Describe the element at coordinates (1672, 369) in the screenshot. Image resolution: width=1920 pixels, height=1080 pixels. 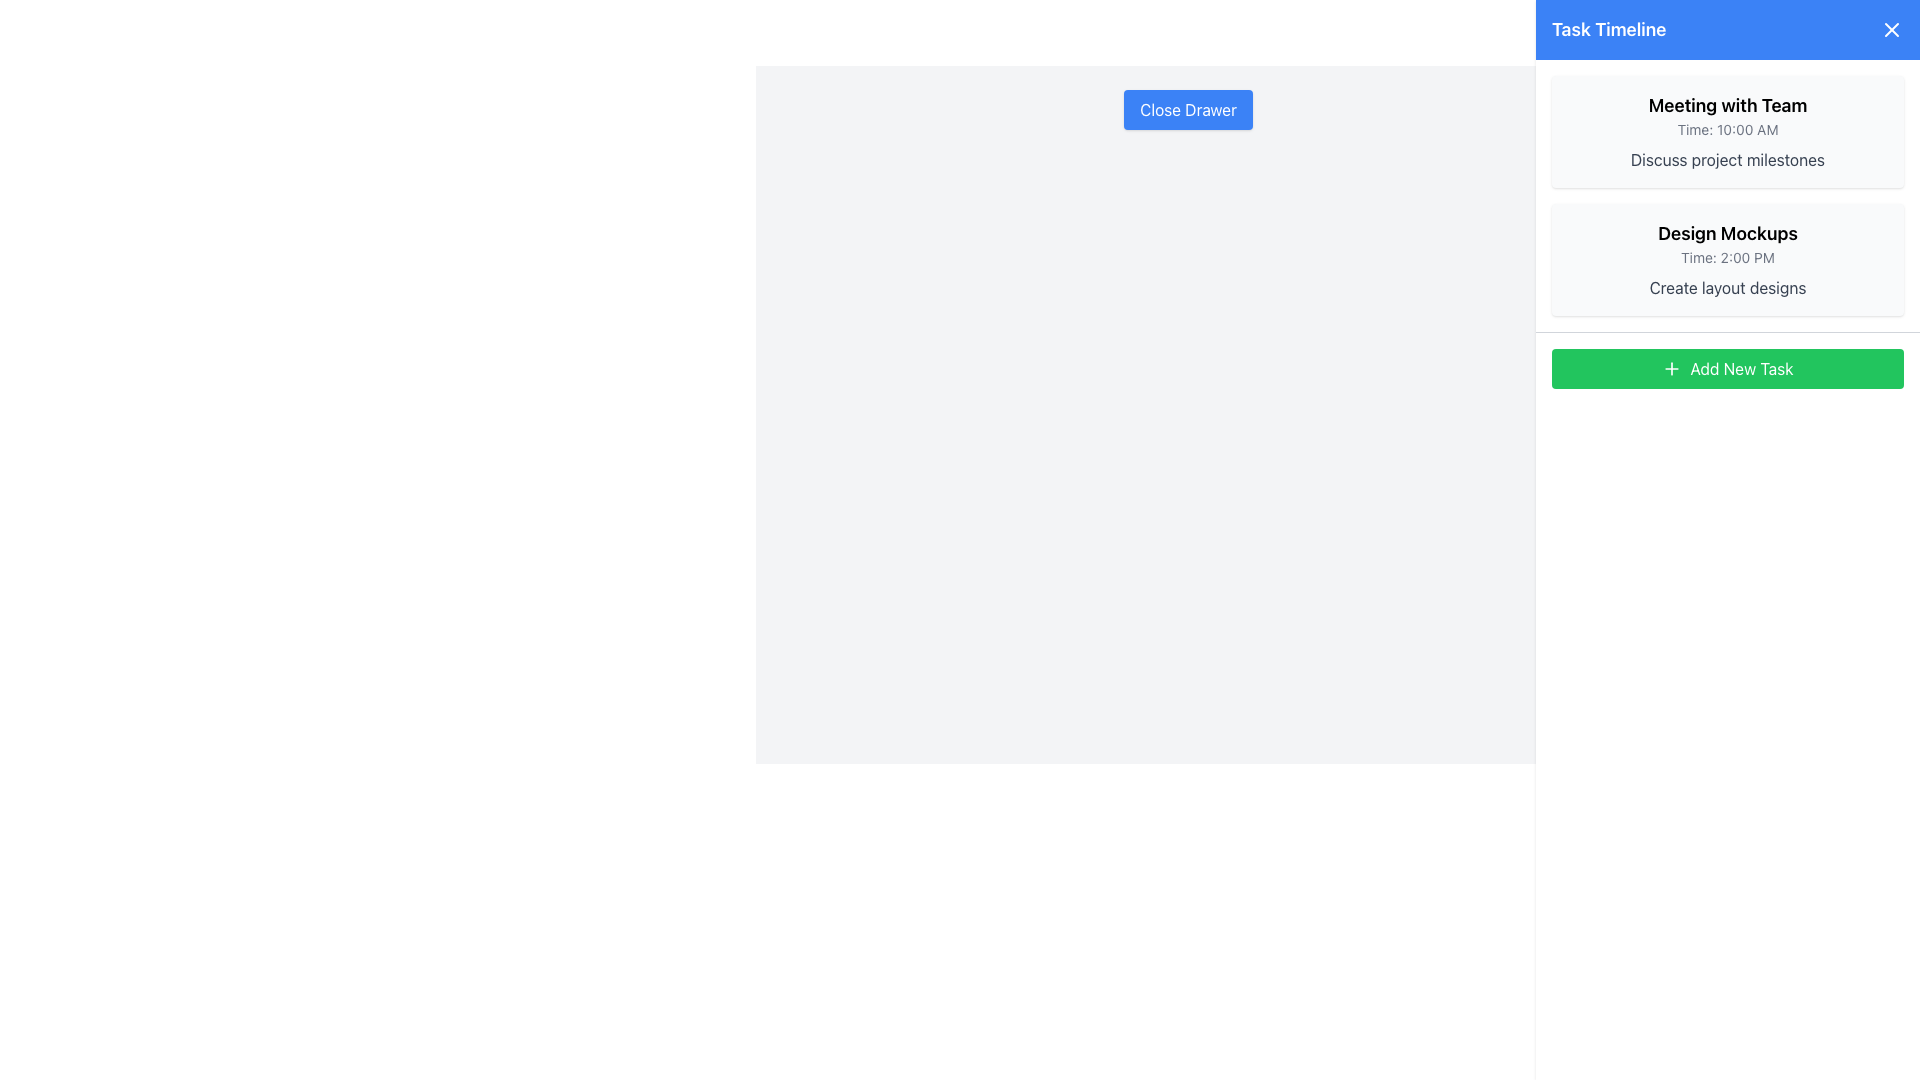
I see `the plus icon within the green rectangular button labeled 'Add New Task' at the bottom of the task timeline interface` at that location.